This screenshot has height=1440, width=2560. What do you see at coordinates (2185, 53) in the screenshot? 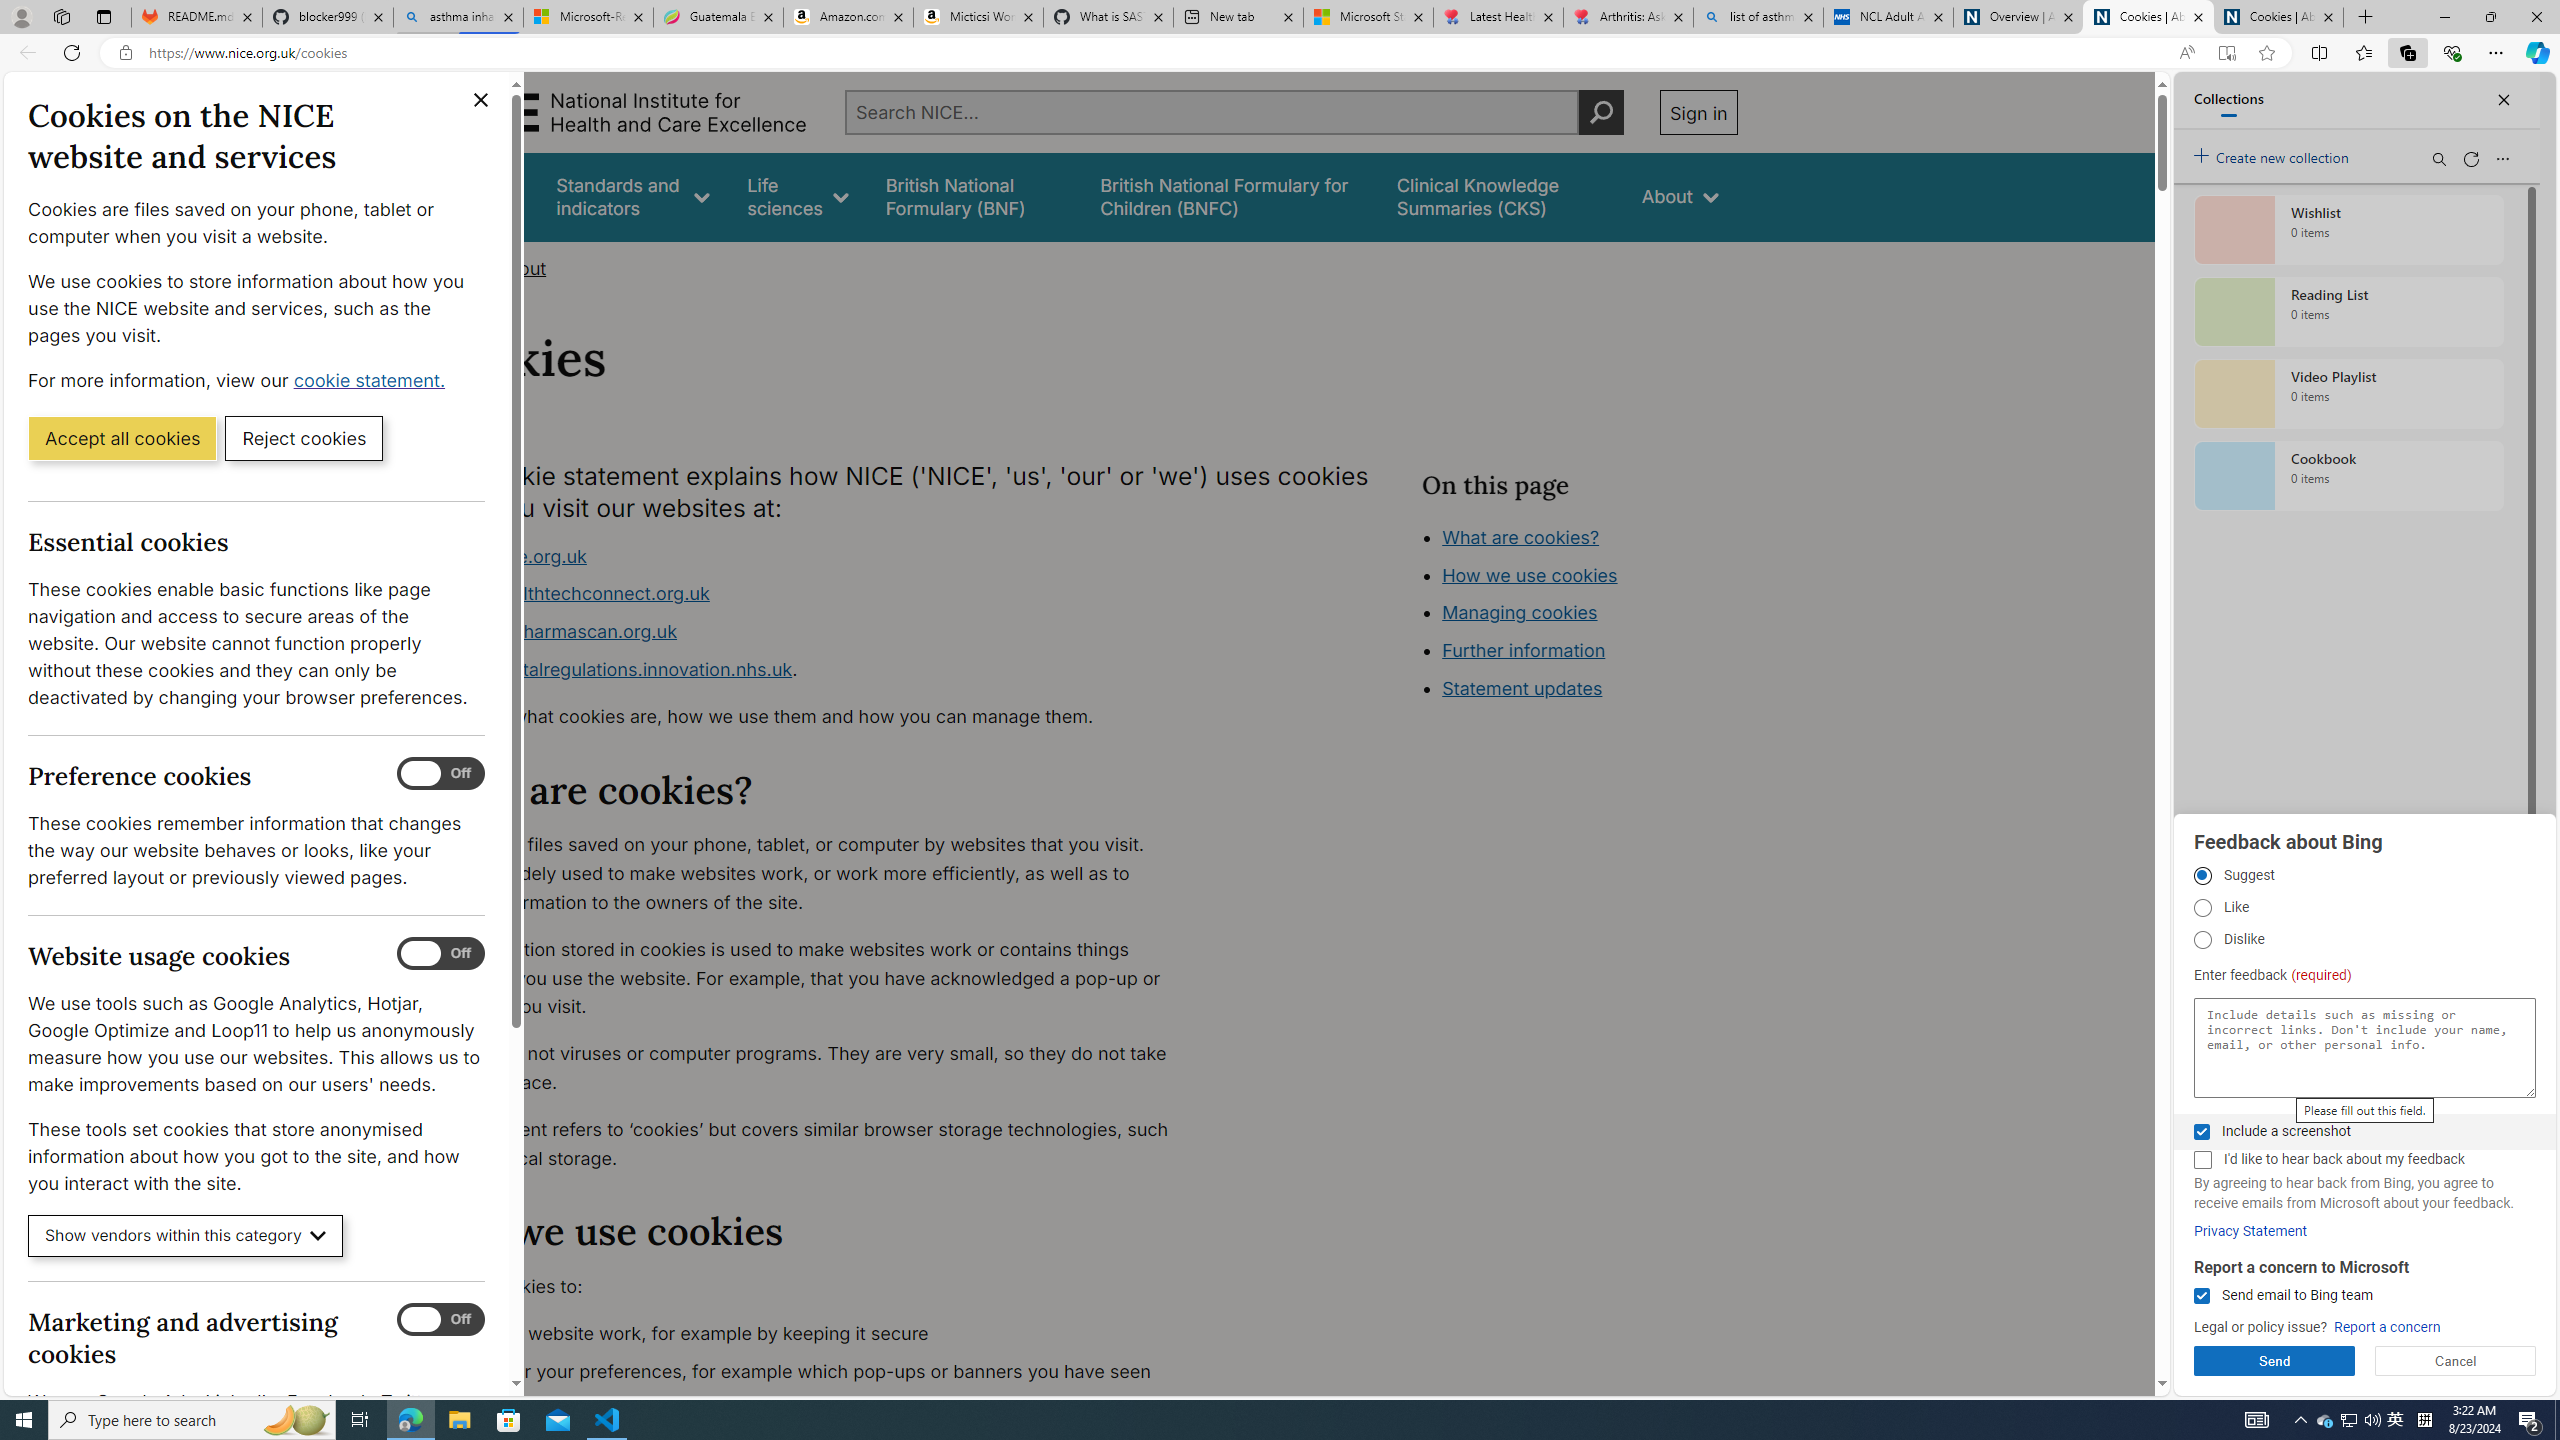
I see `'Read aloud this page (Ctrl+Shift+U)'` at bounding box center [2185, 53].